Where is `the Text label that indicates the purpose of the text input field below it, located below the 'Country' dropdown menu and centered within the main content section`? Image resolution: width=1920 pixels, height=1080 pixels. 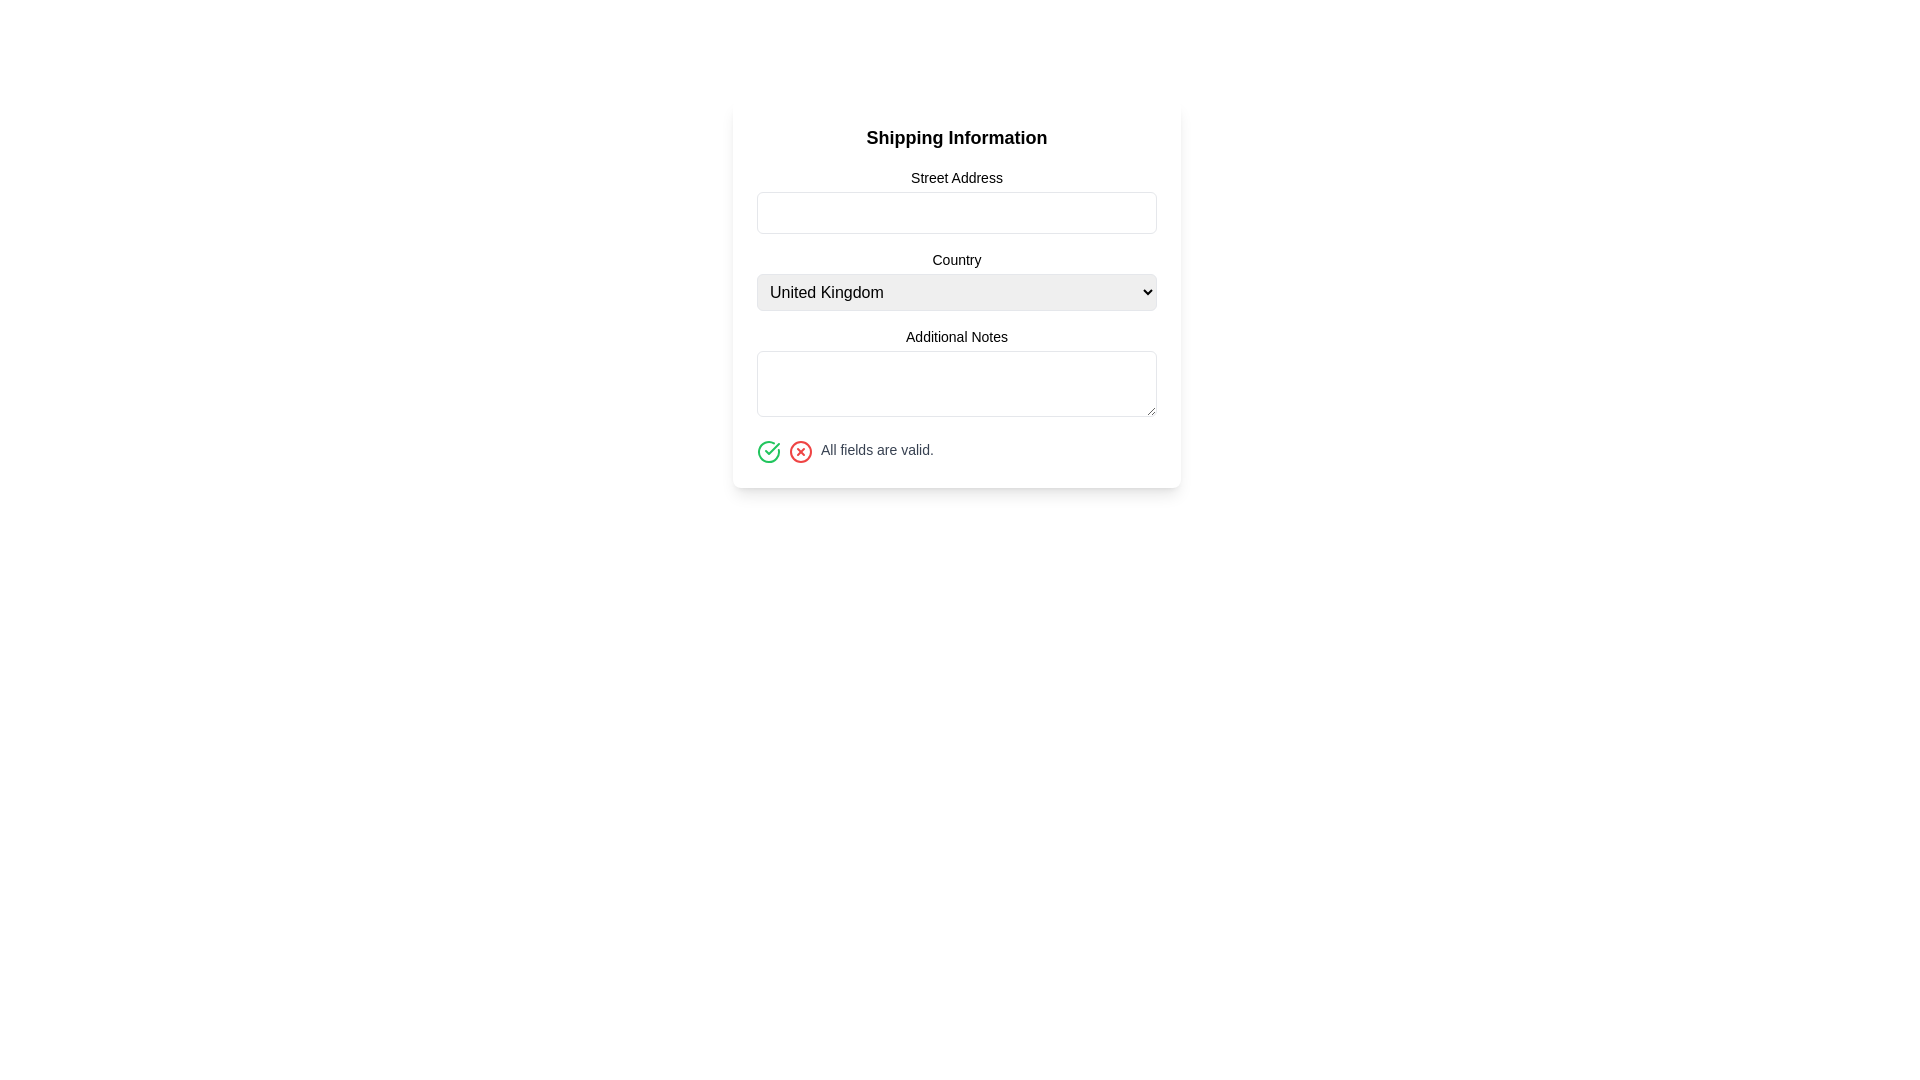 the Text label that indicates the purpose of the text input field below it, located below the 'Country' dropdown menu and centered within the main content section is located at coordinates (955, 335).